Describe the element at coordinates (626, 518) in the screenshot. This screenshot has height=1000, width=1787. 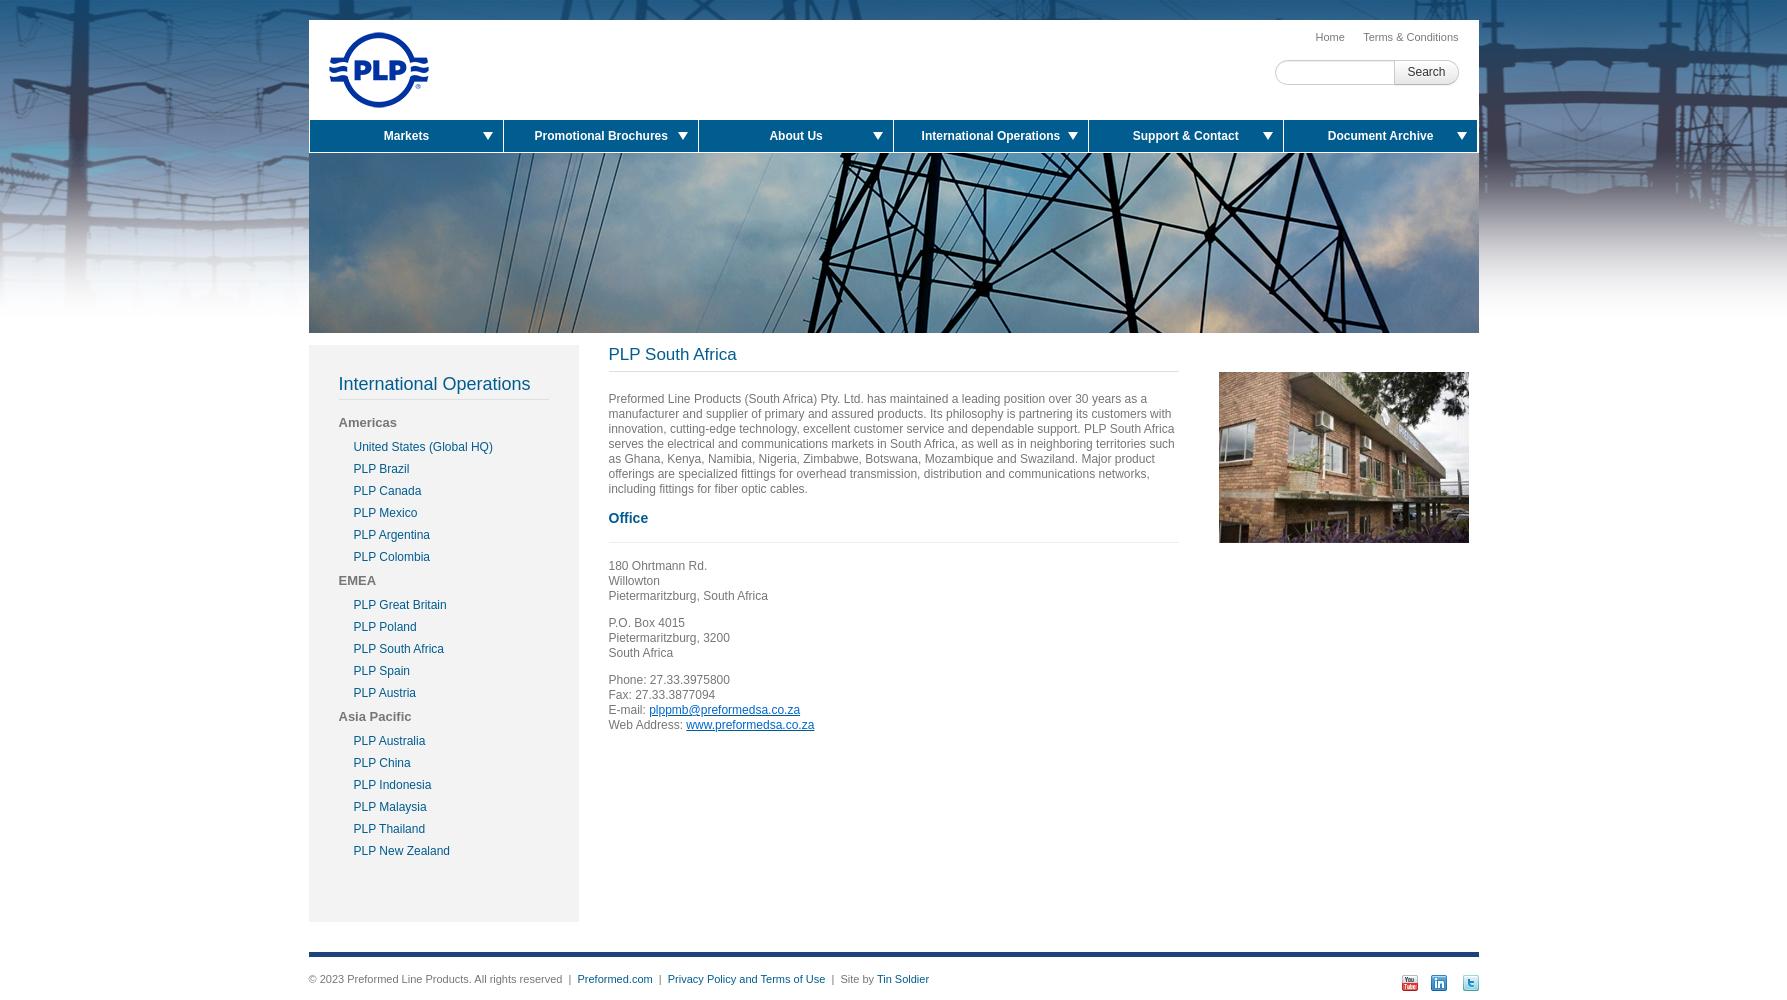
I see `'Office'` at that location.